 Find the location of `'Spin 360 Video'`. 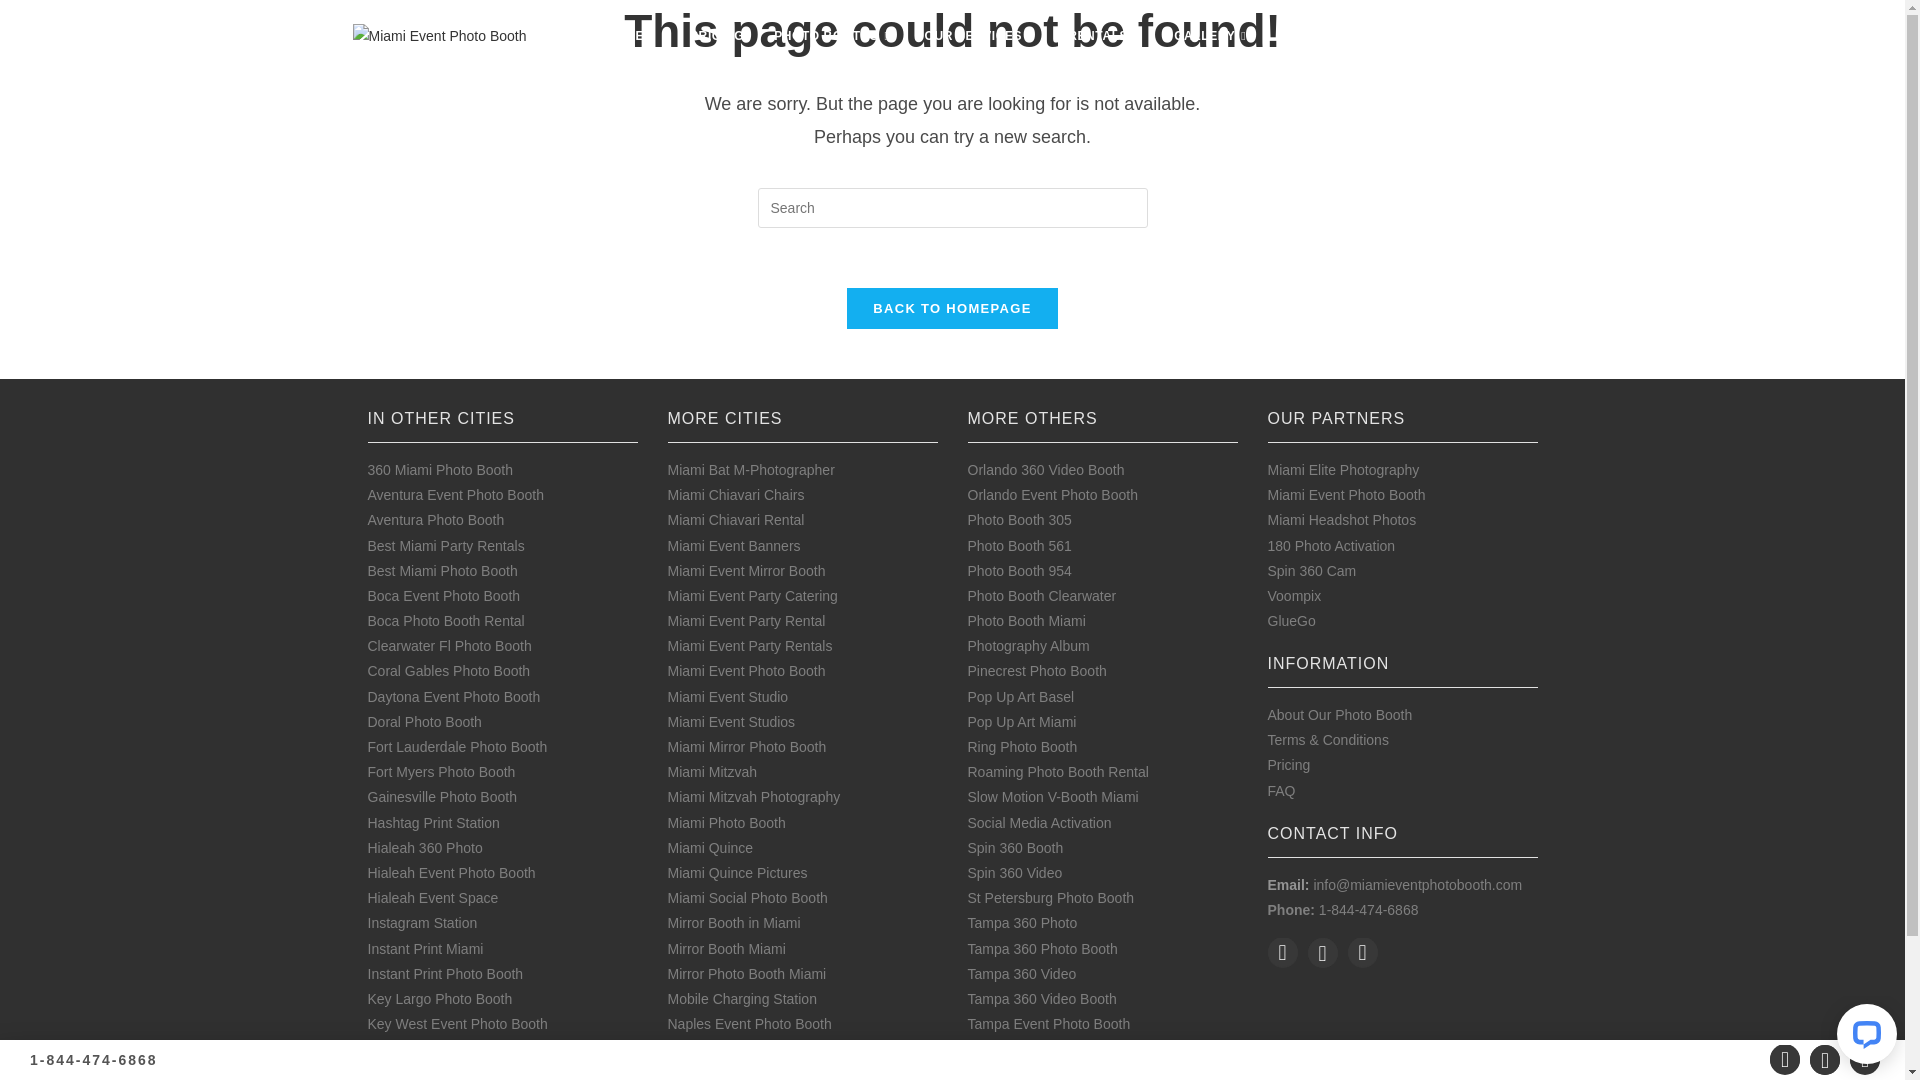

'Spin 360 Video' is located at coordinates (1015, 871).